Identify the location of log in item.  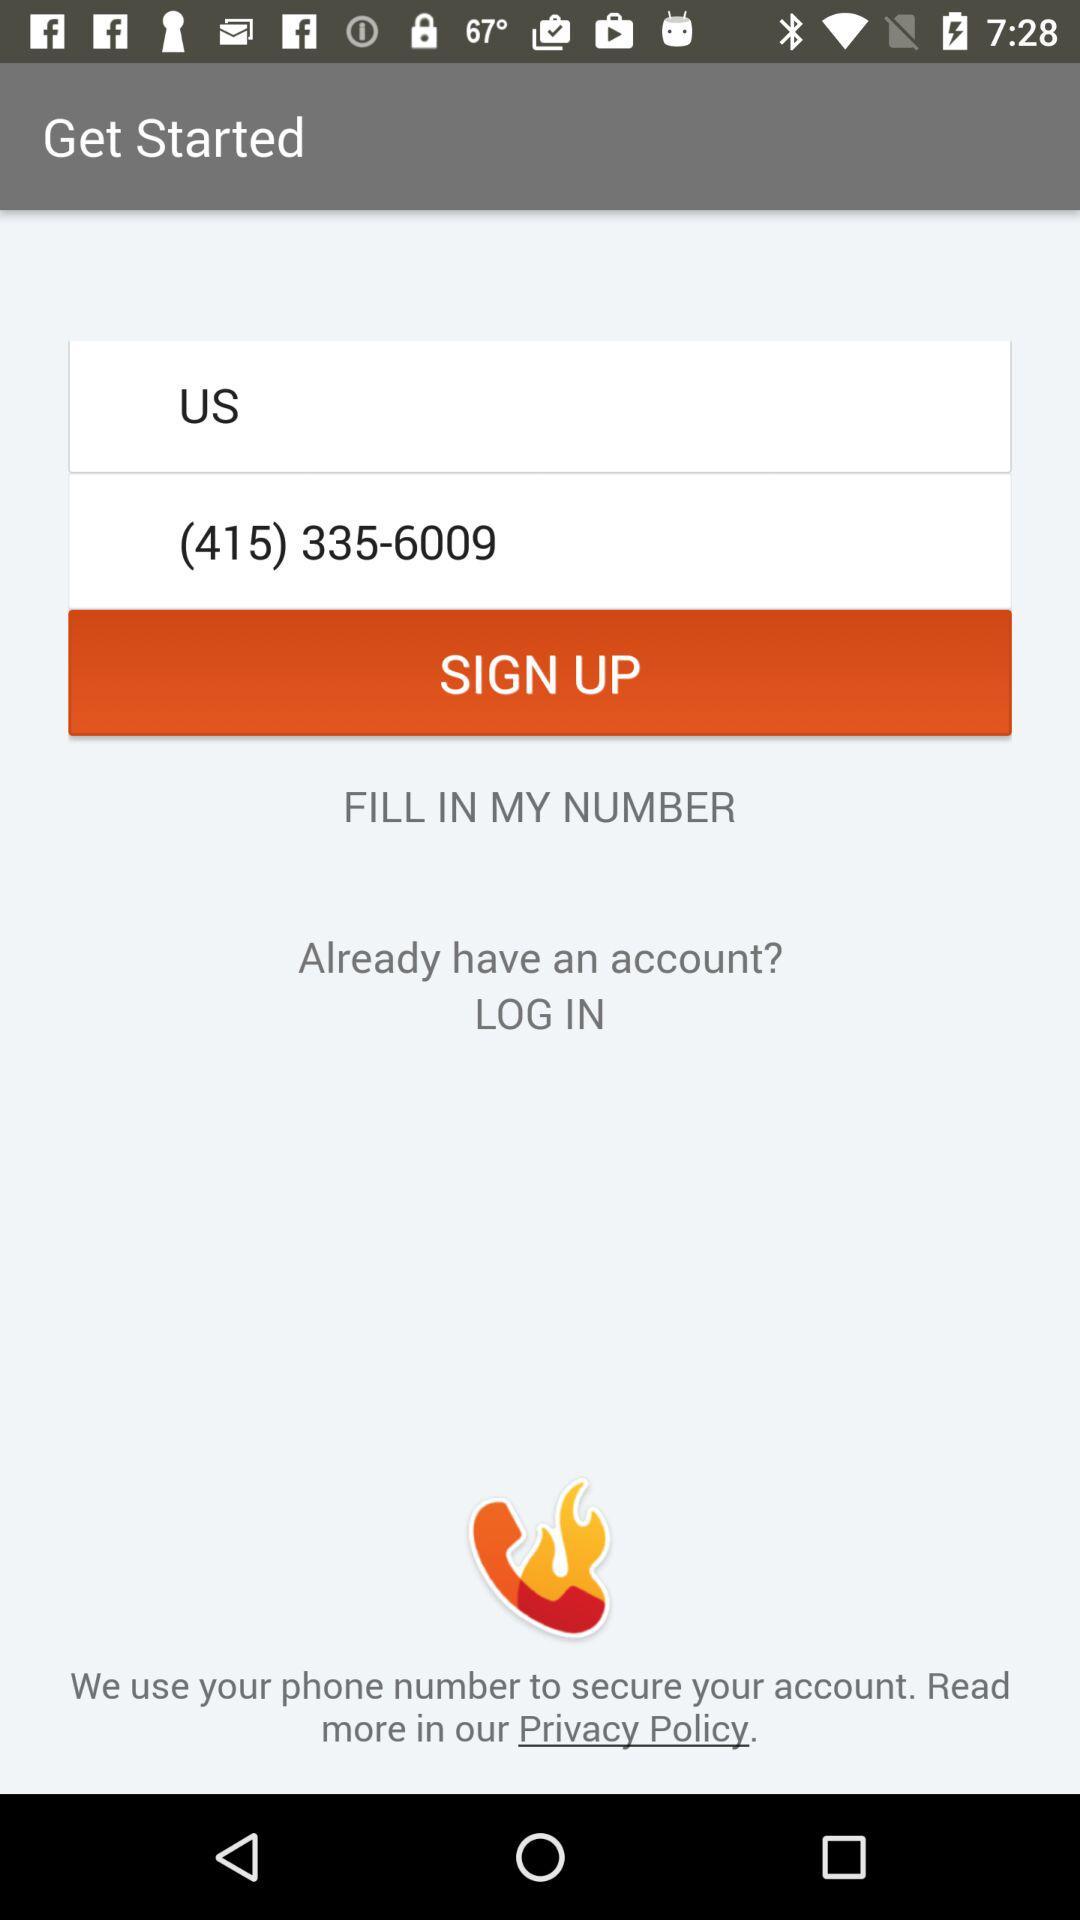
(540, 1012).